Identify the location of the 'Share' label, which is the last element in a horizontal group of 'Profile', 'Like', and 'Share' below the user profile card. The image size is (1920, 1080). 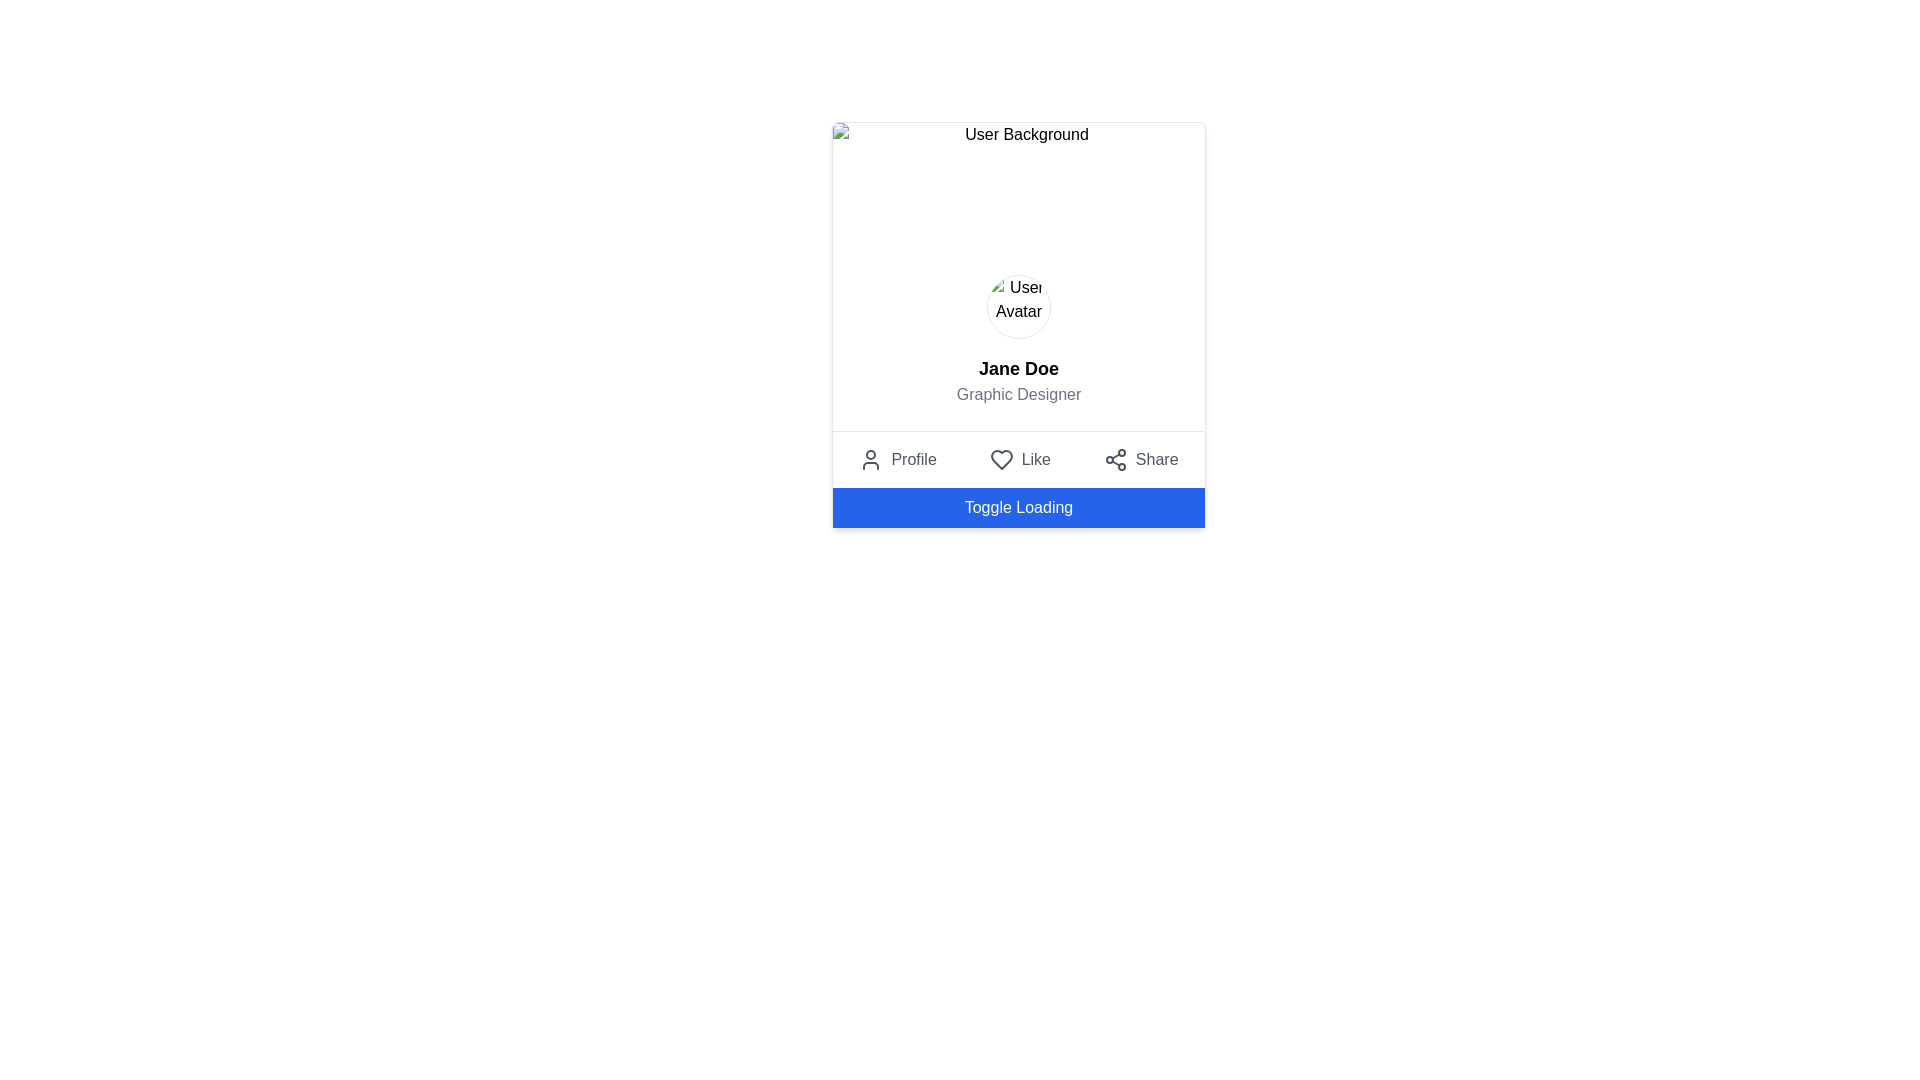
(1157, 459).